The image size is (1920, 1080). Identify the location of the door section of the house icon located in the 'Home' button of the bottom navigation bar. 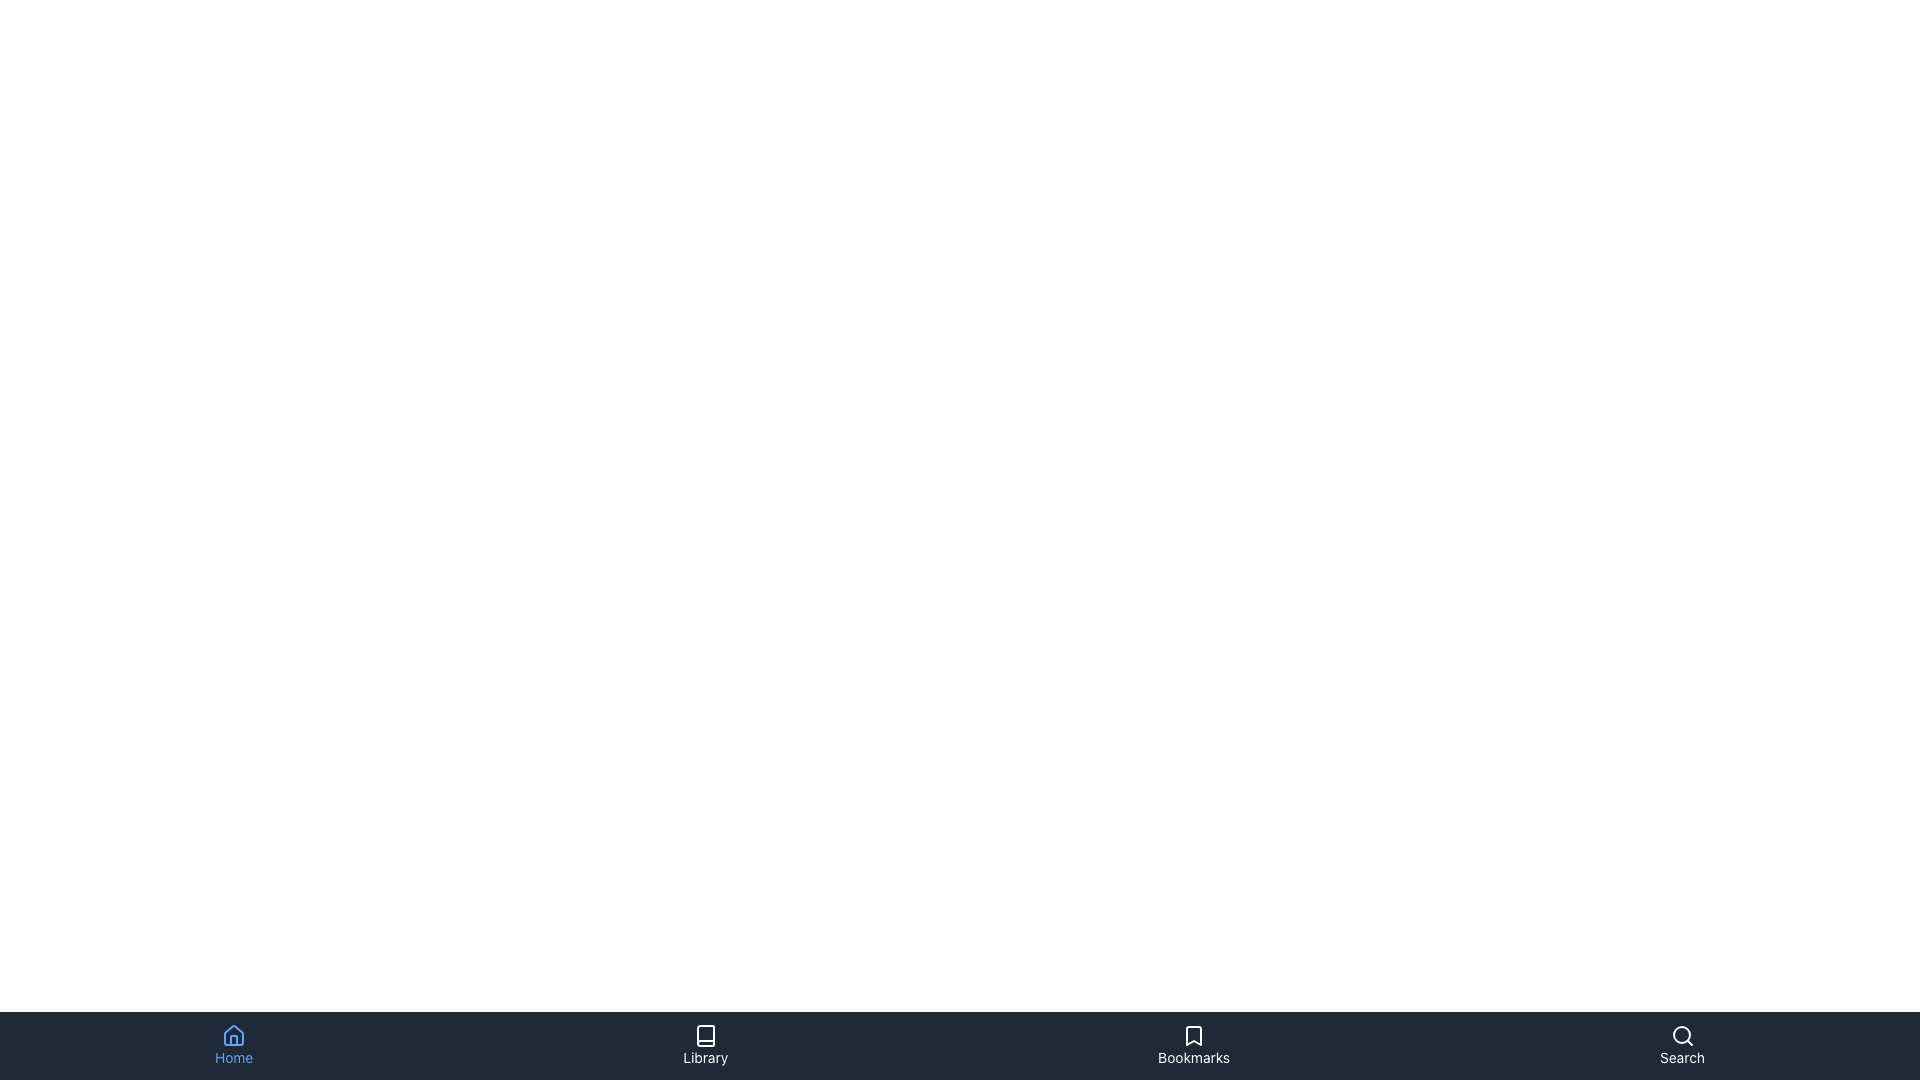
(234, 1039).